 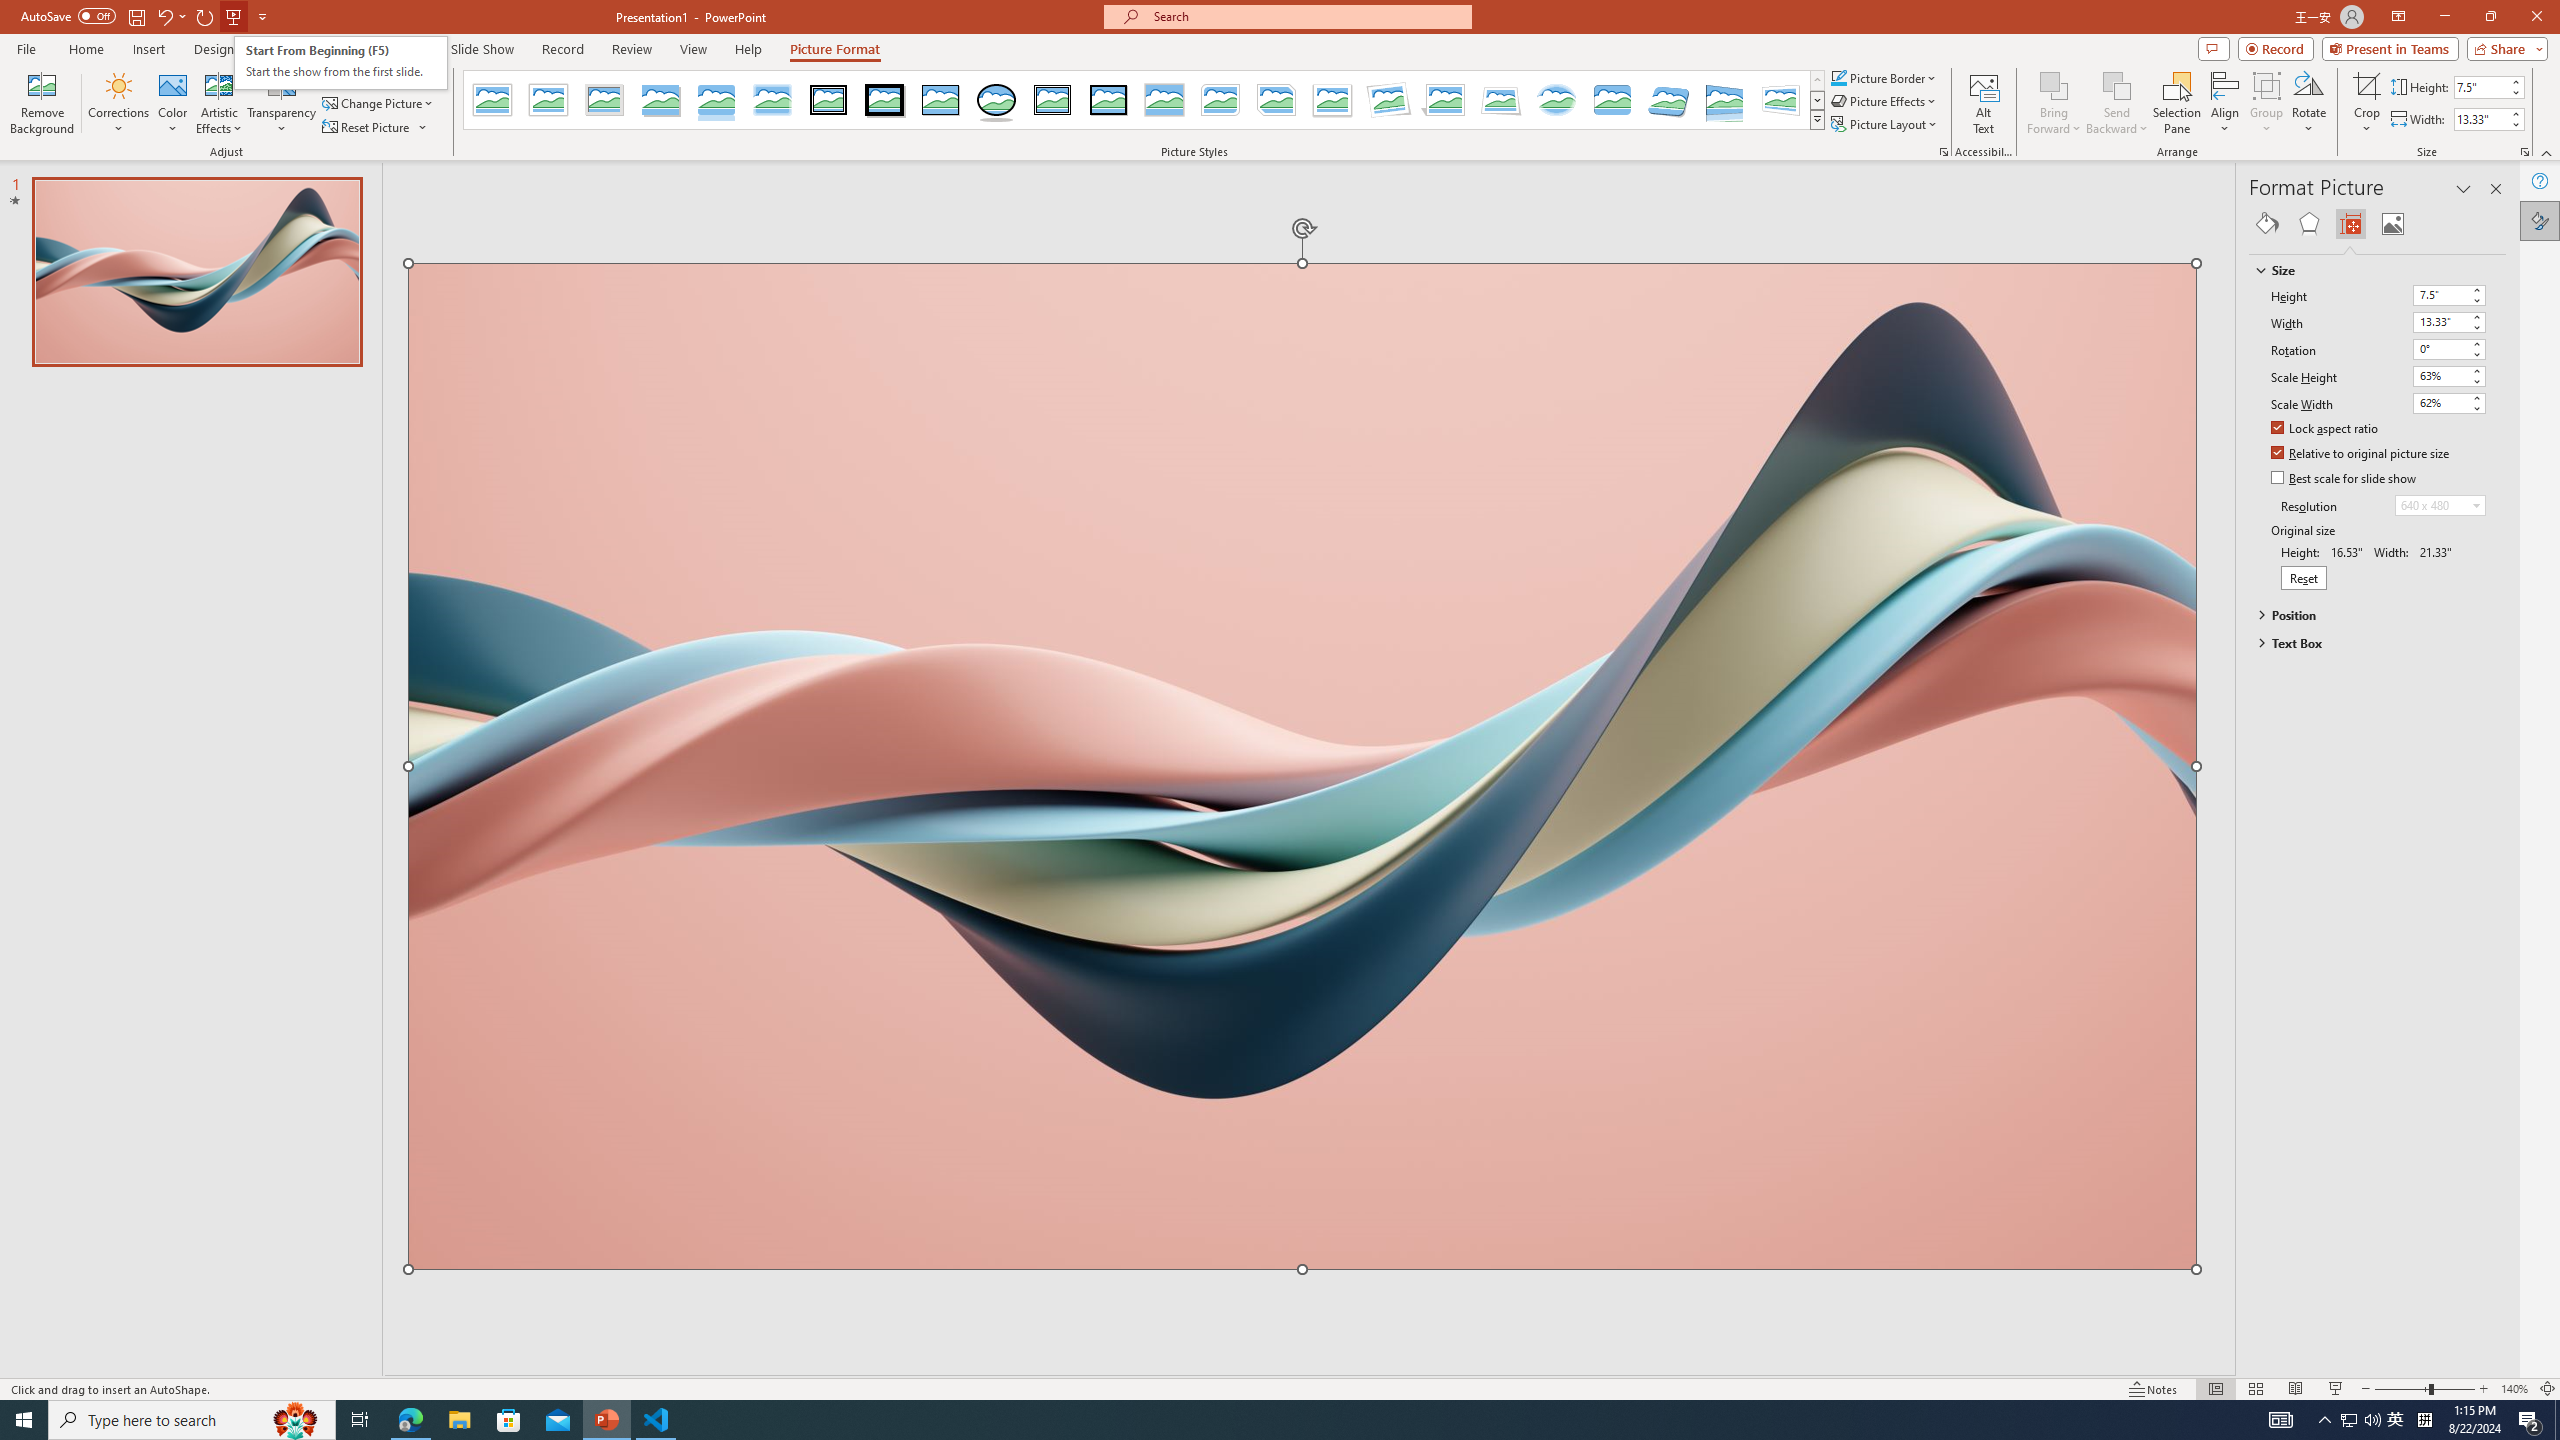 I want to click on 'Align', so click(x=2223, y=103).